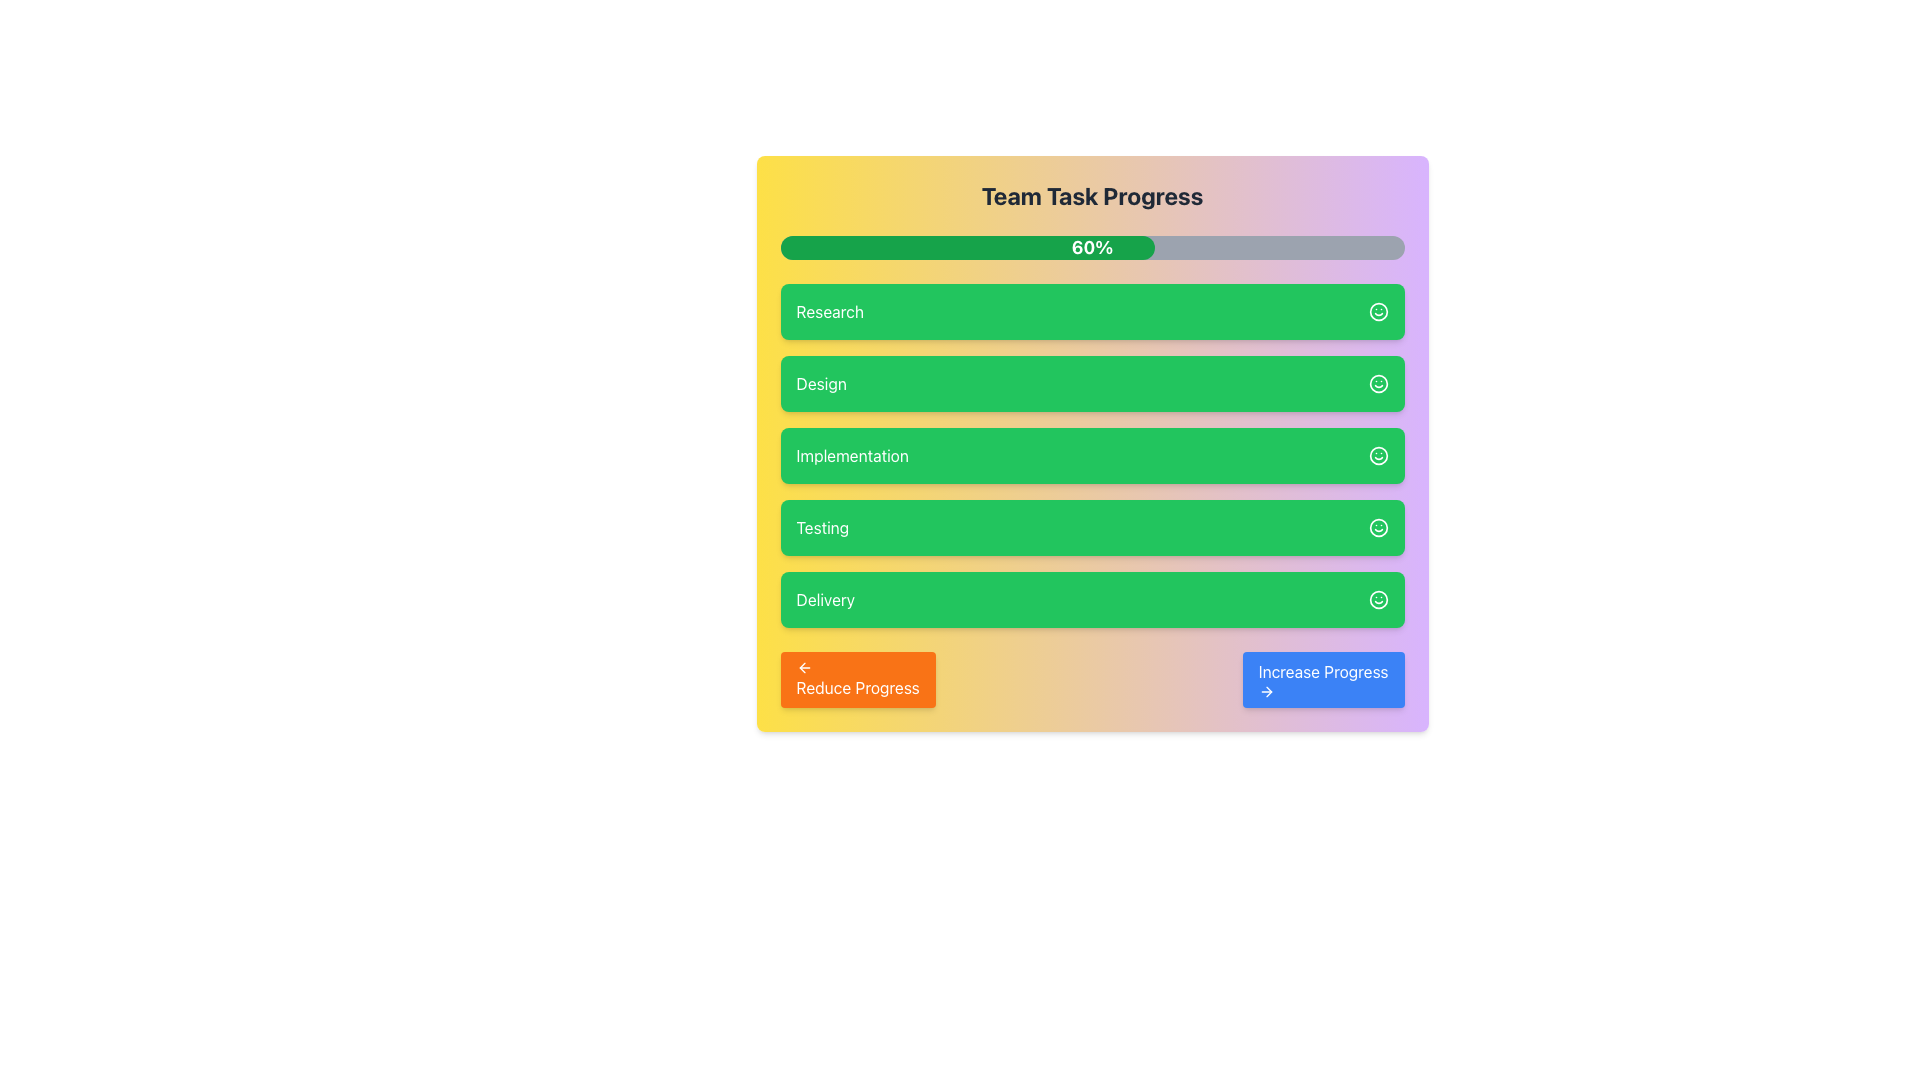 This screenshot has width=1920, height=1080. Describe the element at coordinates (1377, 455) in the screenshot. I see `the outer circular shape of the smiley face icon located to the right of the 'Implementation' task line in the task list interface` at that location.